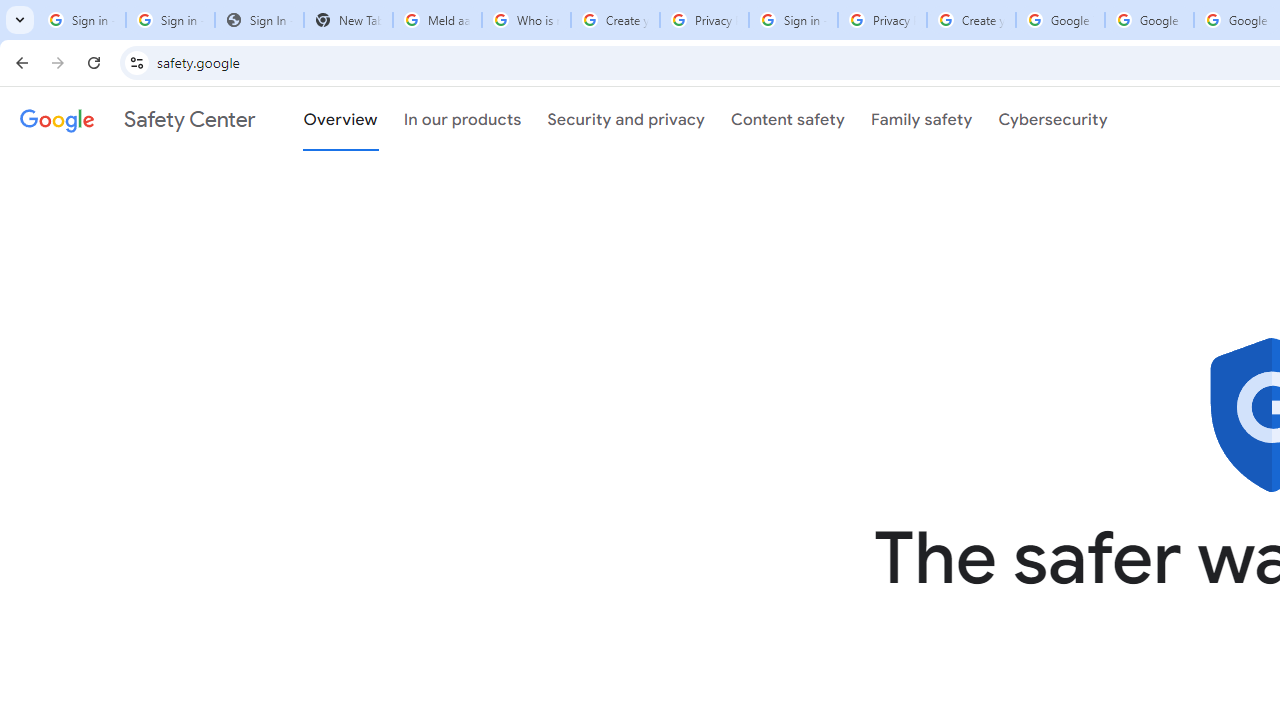 The width and height of the screenshot is (1280, 720). Describe the element at coordinates (625, 119) in the screenshot. I see `'Security and privacy'` at that location.